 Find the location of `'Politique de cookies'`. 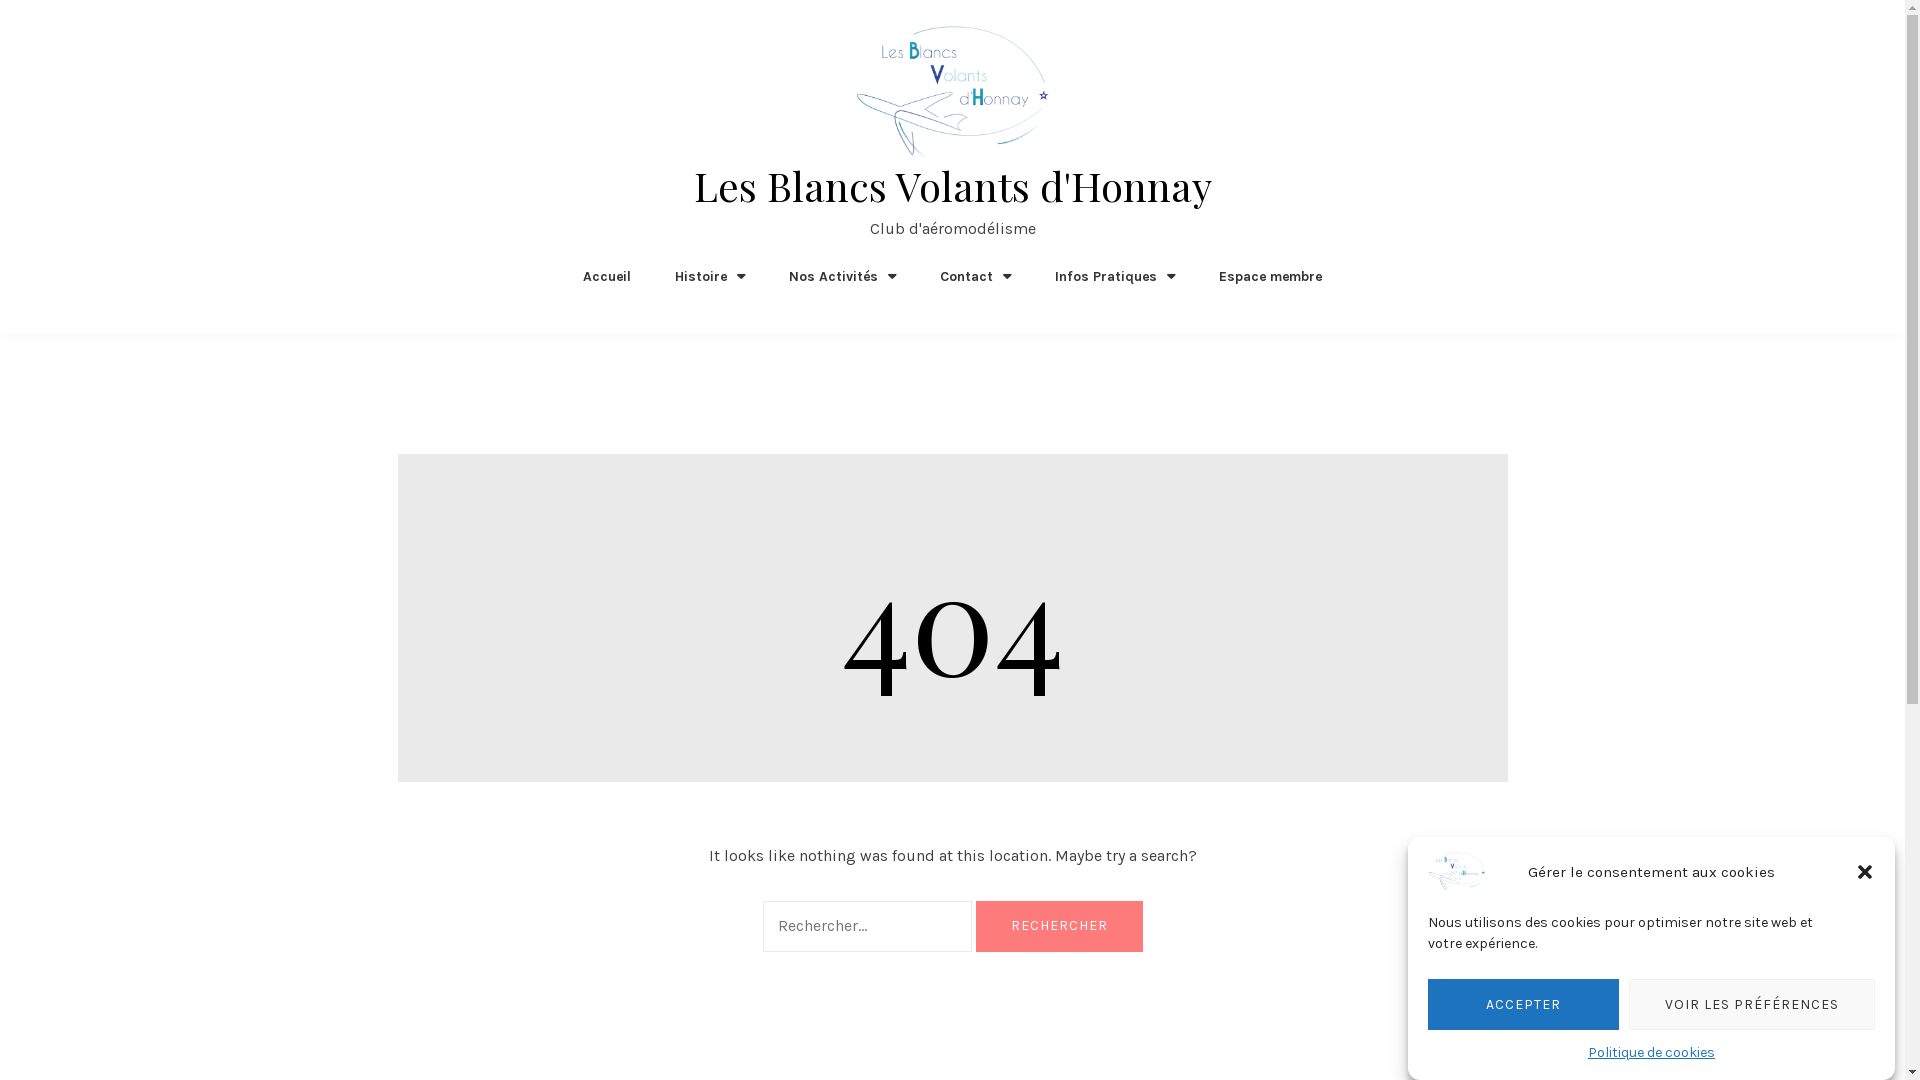

'Politique de cookies' is located at coordinates (1651, 1051).